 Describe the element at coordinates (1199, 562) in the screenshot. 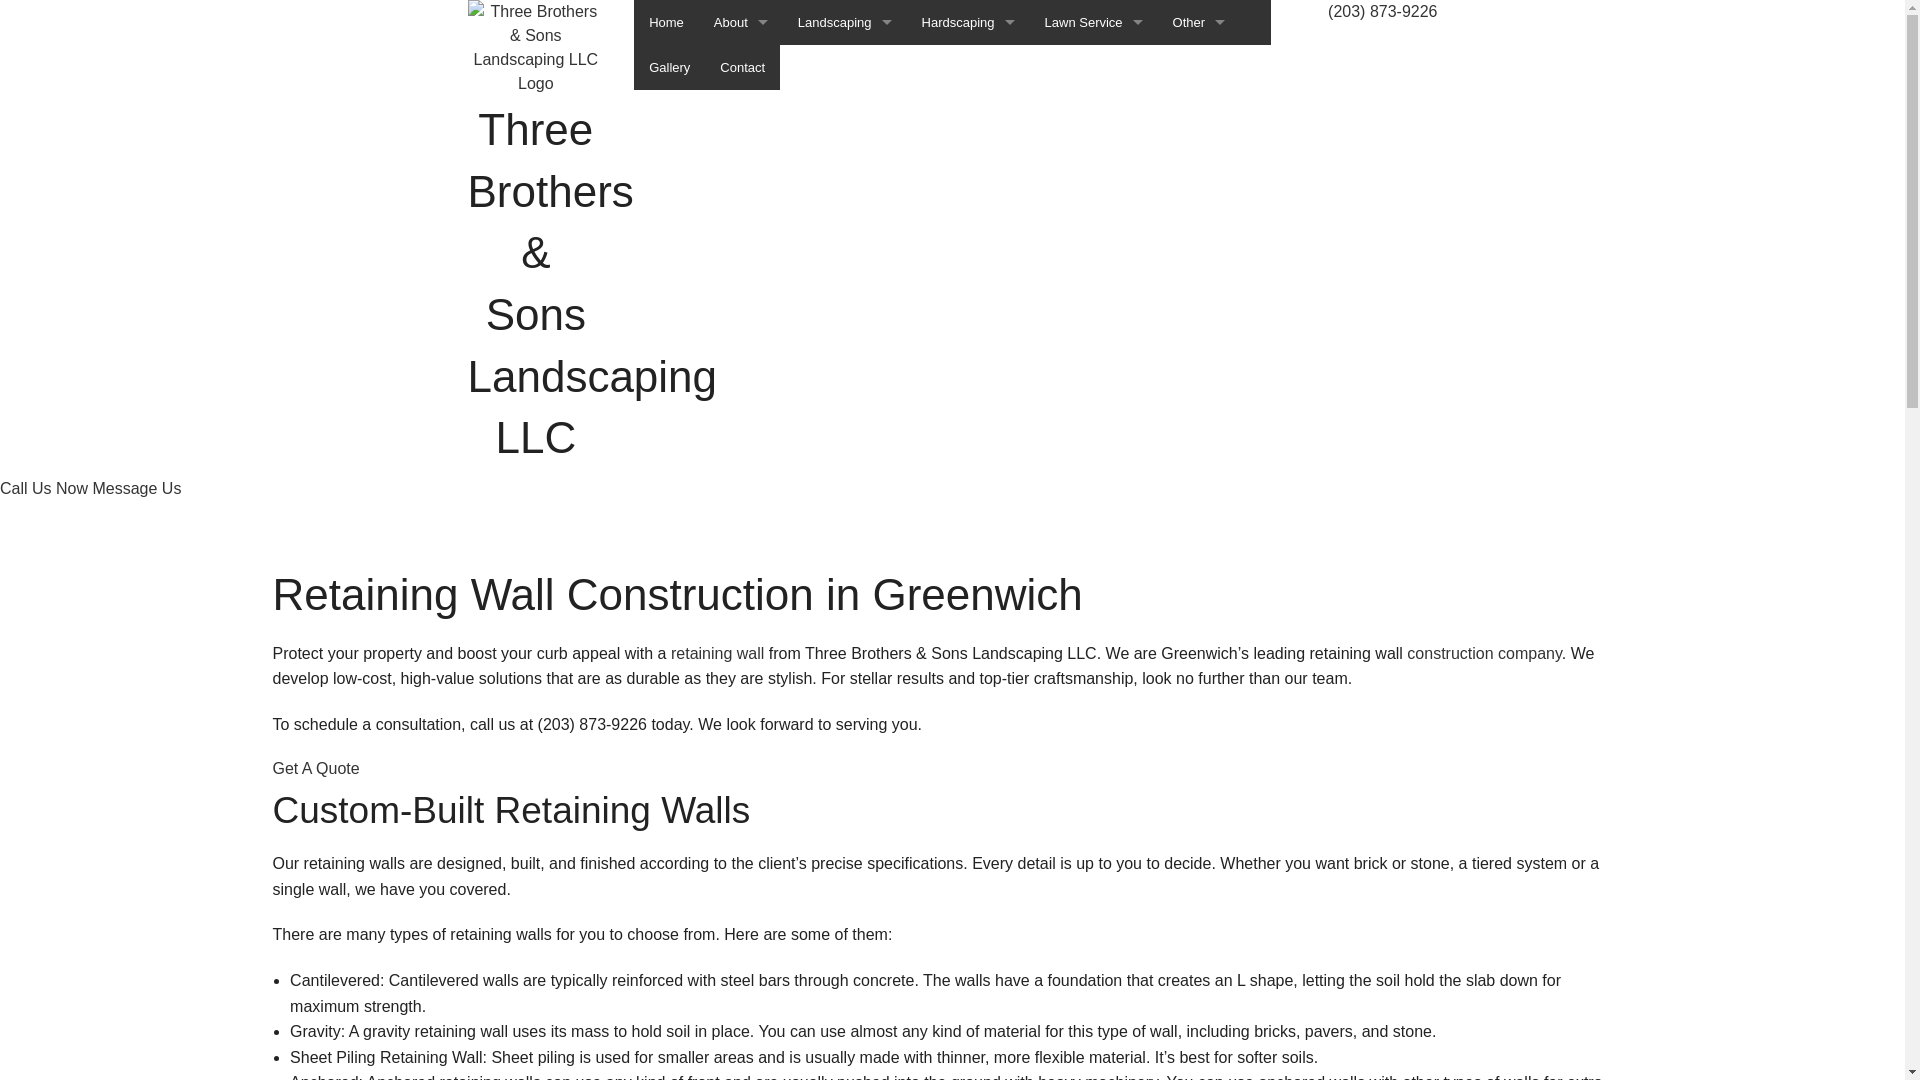

I see `'Tree Services'` at that location.